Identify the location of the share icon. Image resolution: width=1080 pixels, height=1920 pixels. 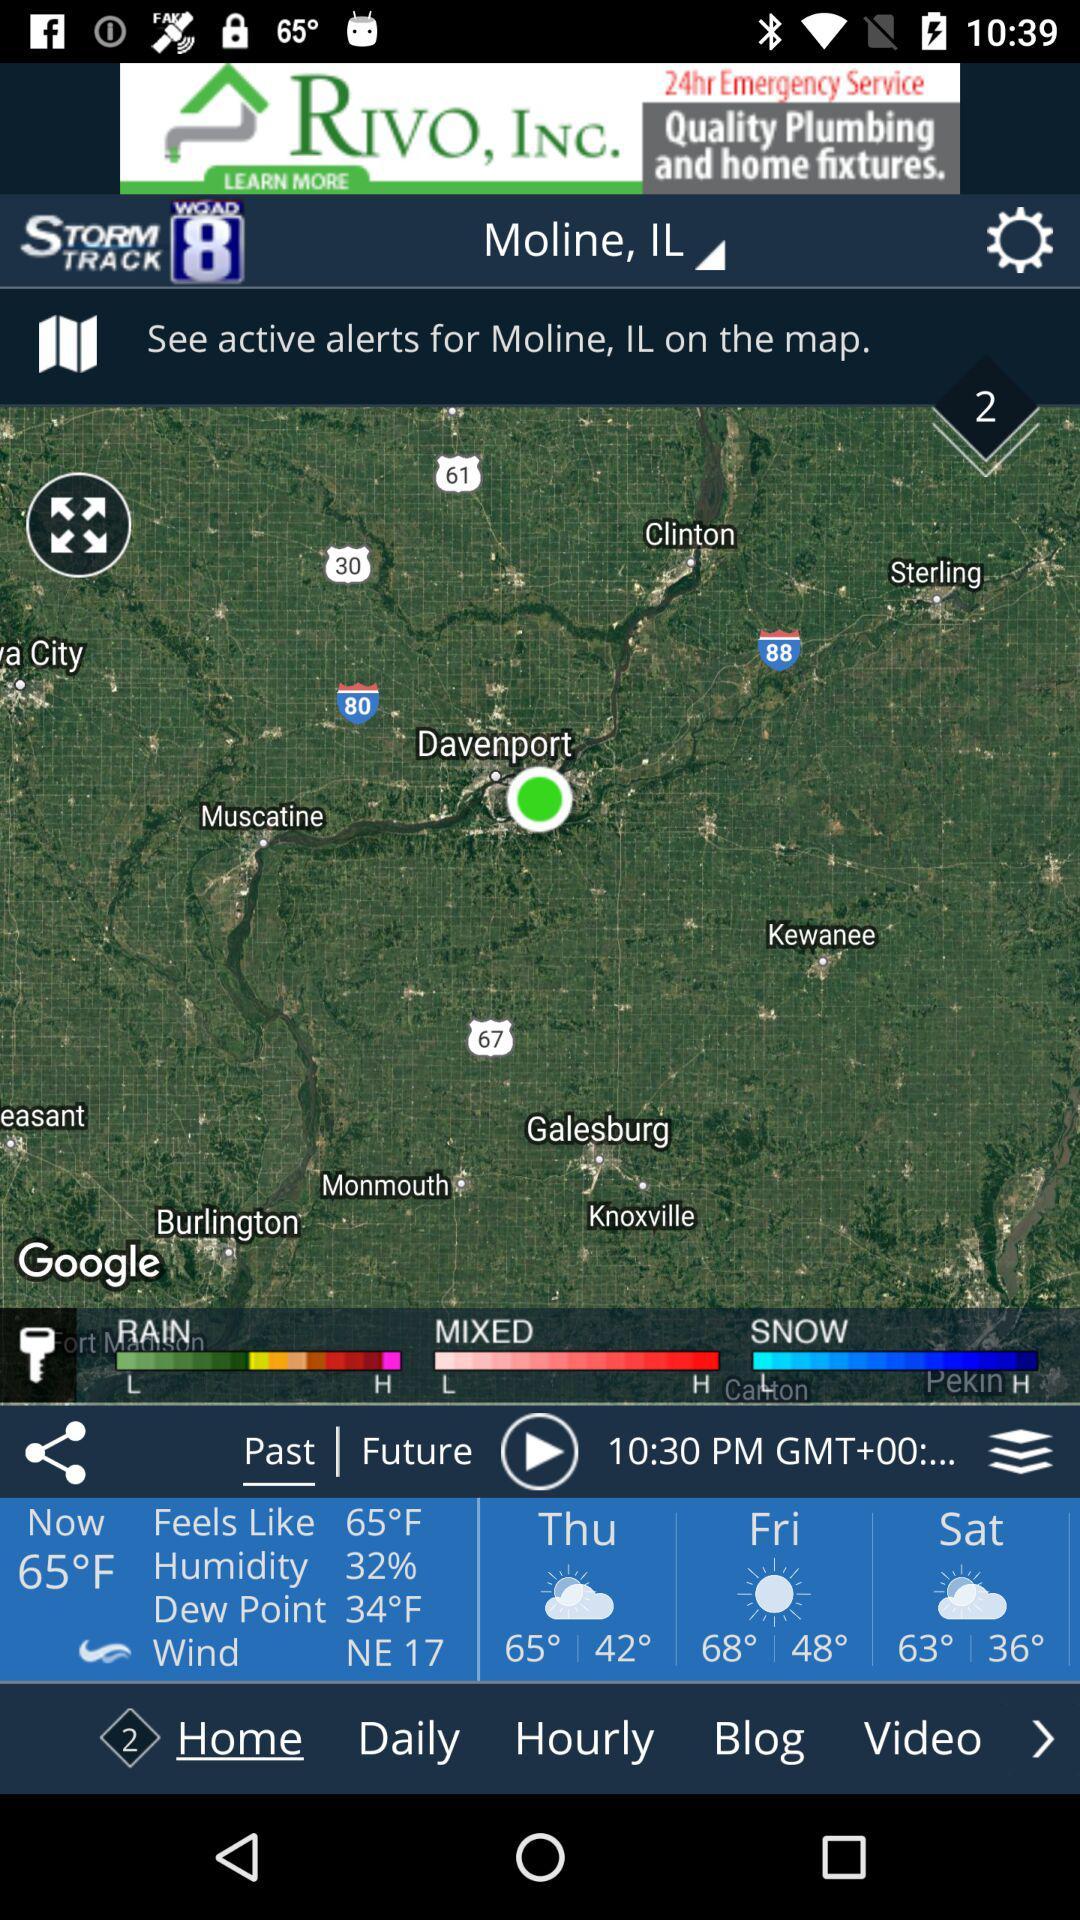
(58, 1451).